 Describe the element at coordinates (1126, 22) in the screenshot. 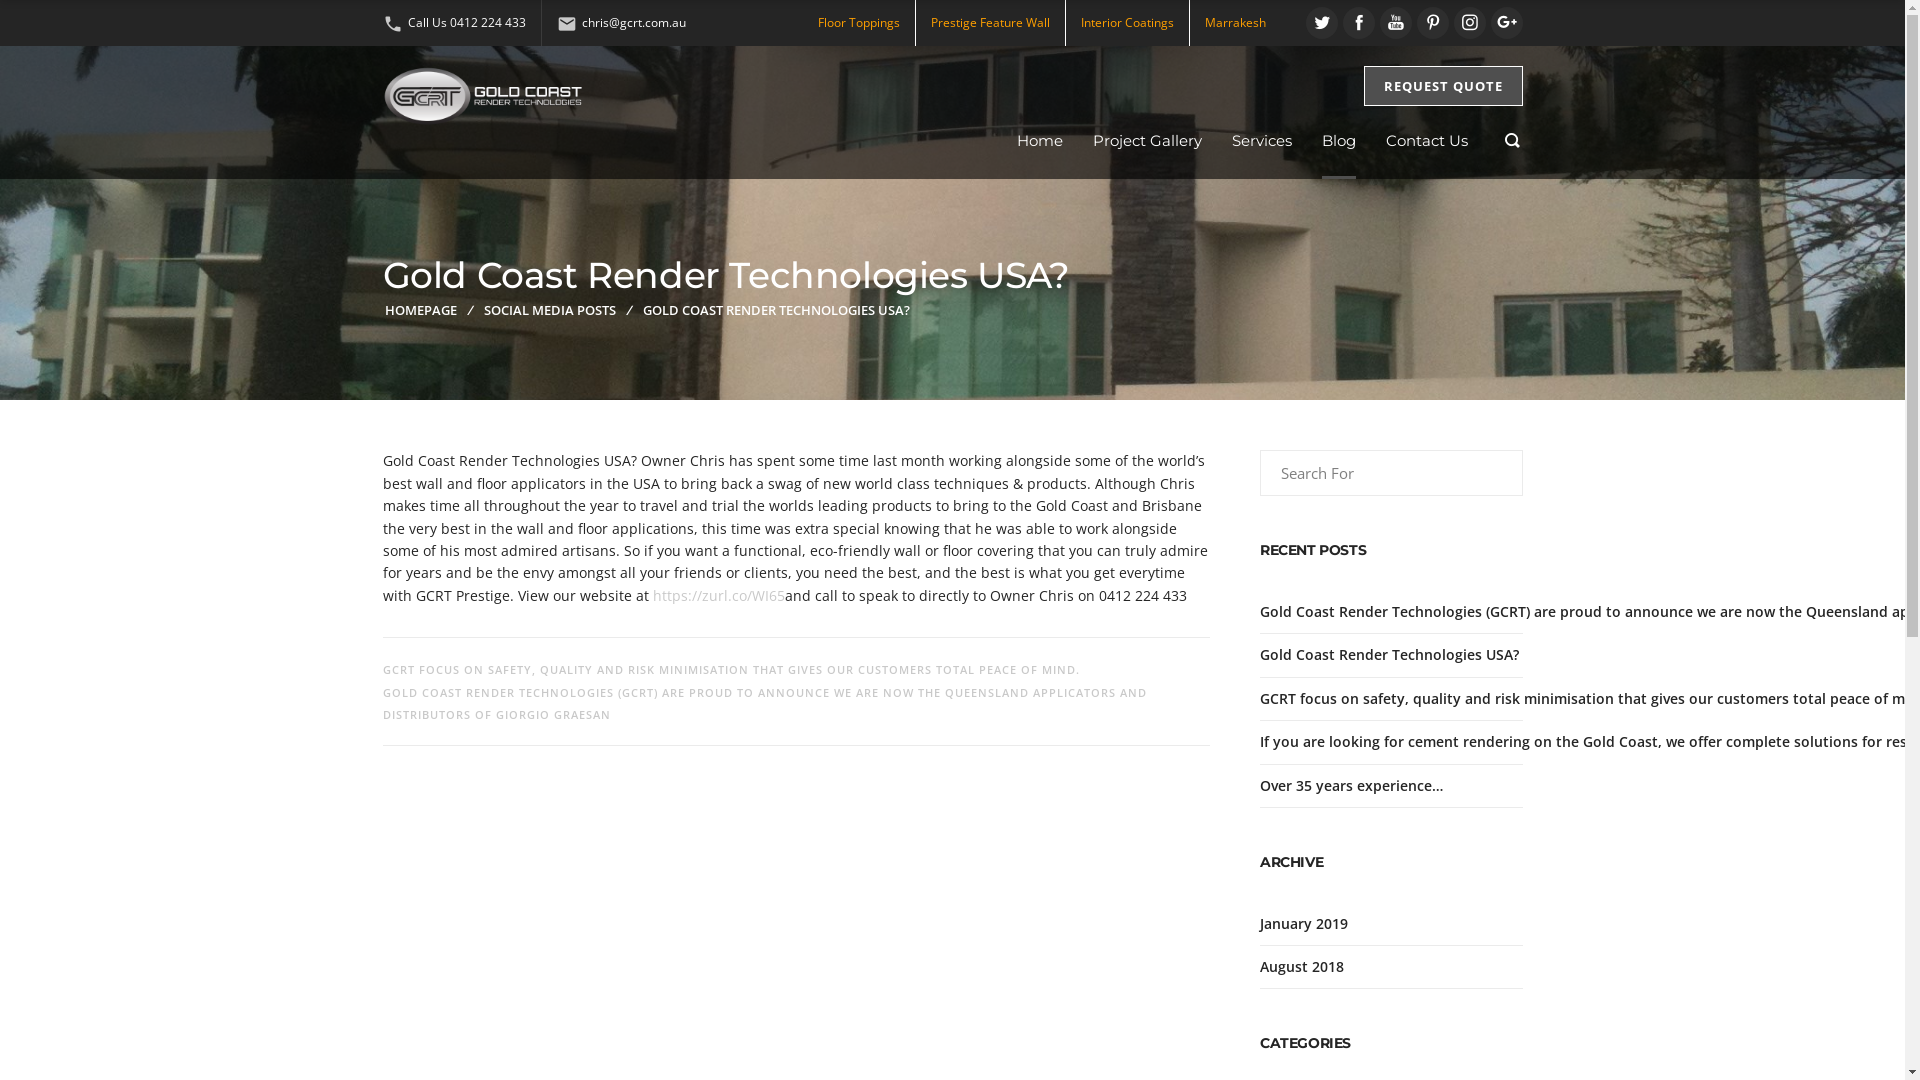

I see `'Interior Coatings'` at that location.